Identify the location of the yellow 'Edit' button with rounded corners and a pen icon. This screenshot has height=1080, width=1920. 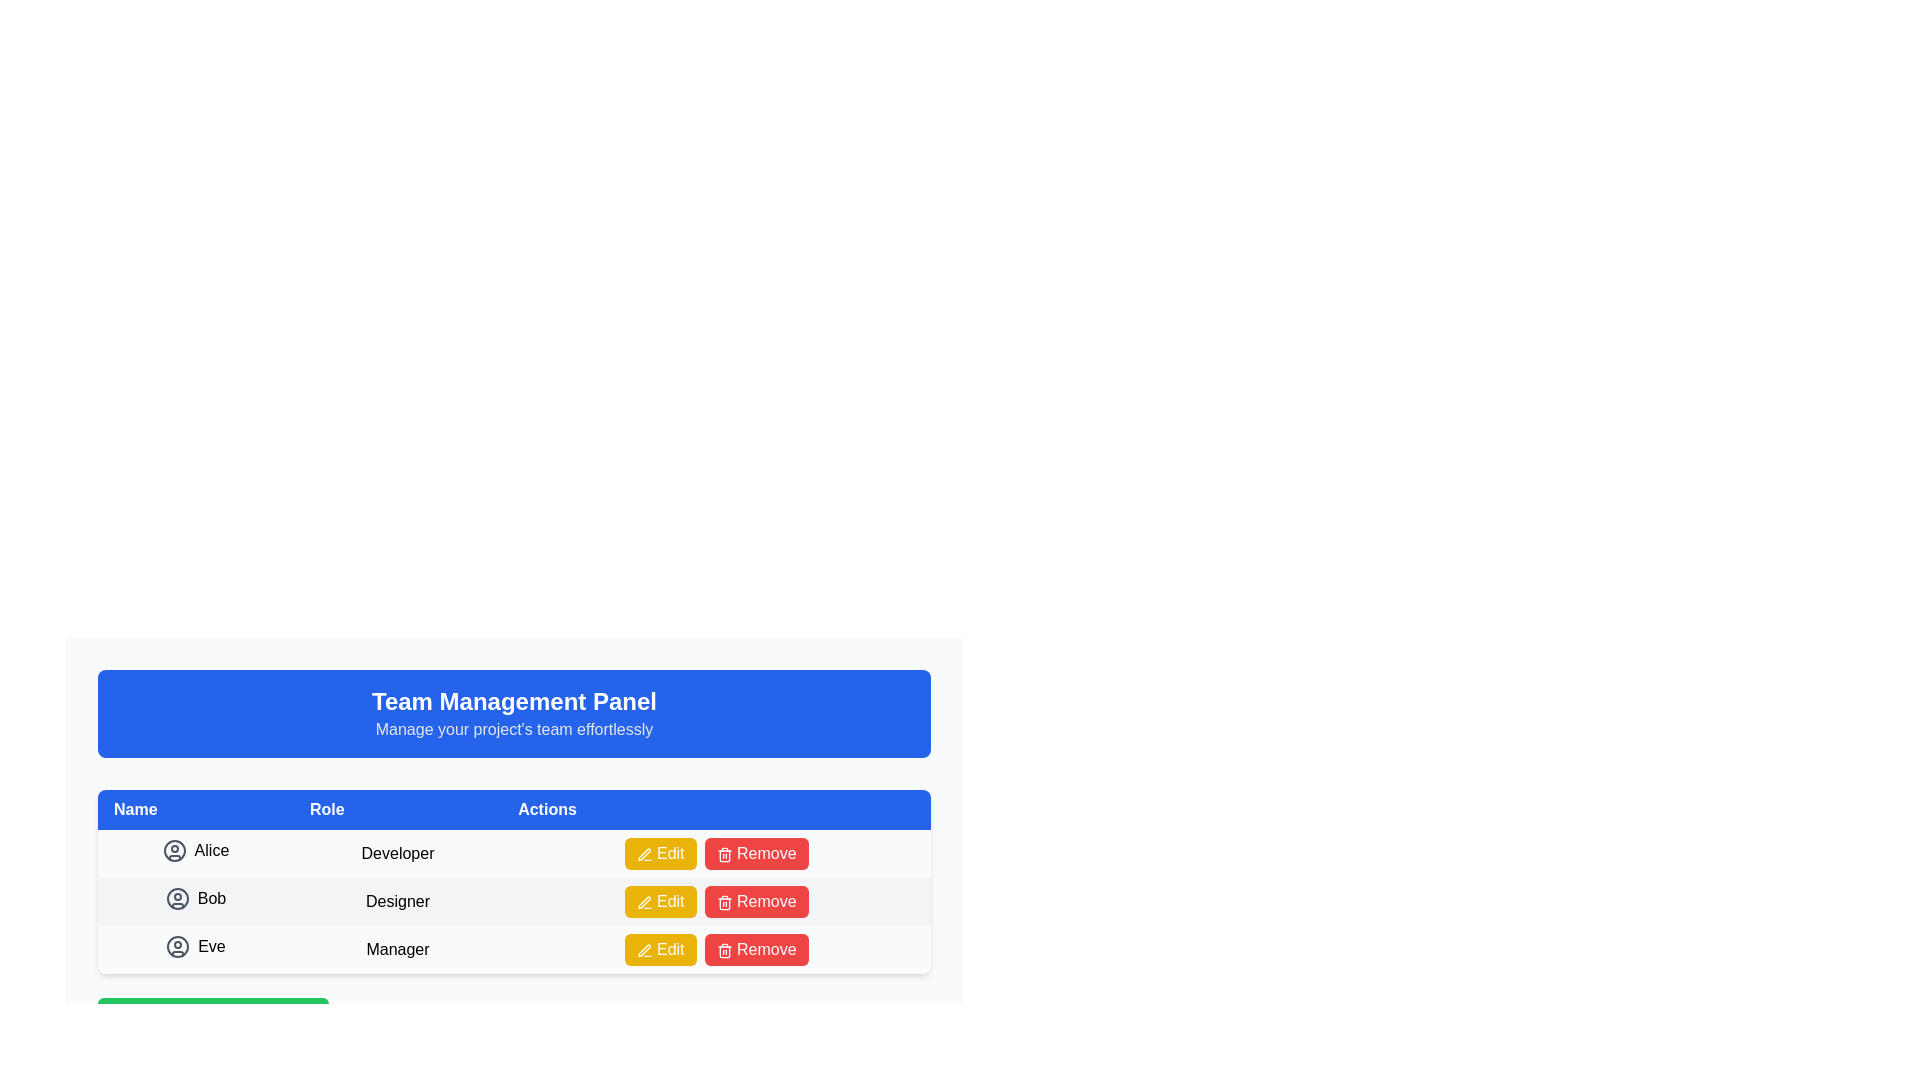
(660, 902).